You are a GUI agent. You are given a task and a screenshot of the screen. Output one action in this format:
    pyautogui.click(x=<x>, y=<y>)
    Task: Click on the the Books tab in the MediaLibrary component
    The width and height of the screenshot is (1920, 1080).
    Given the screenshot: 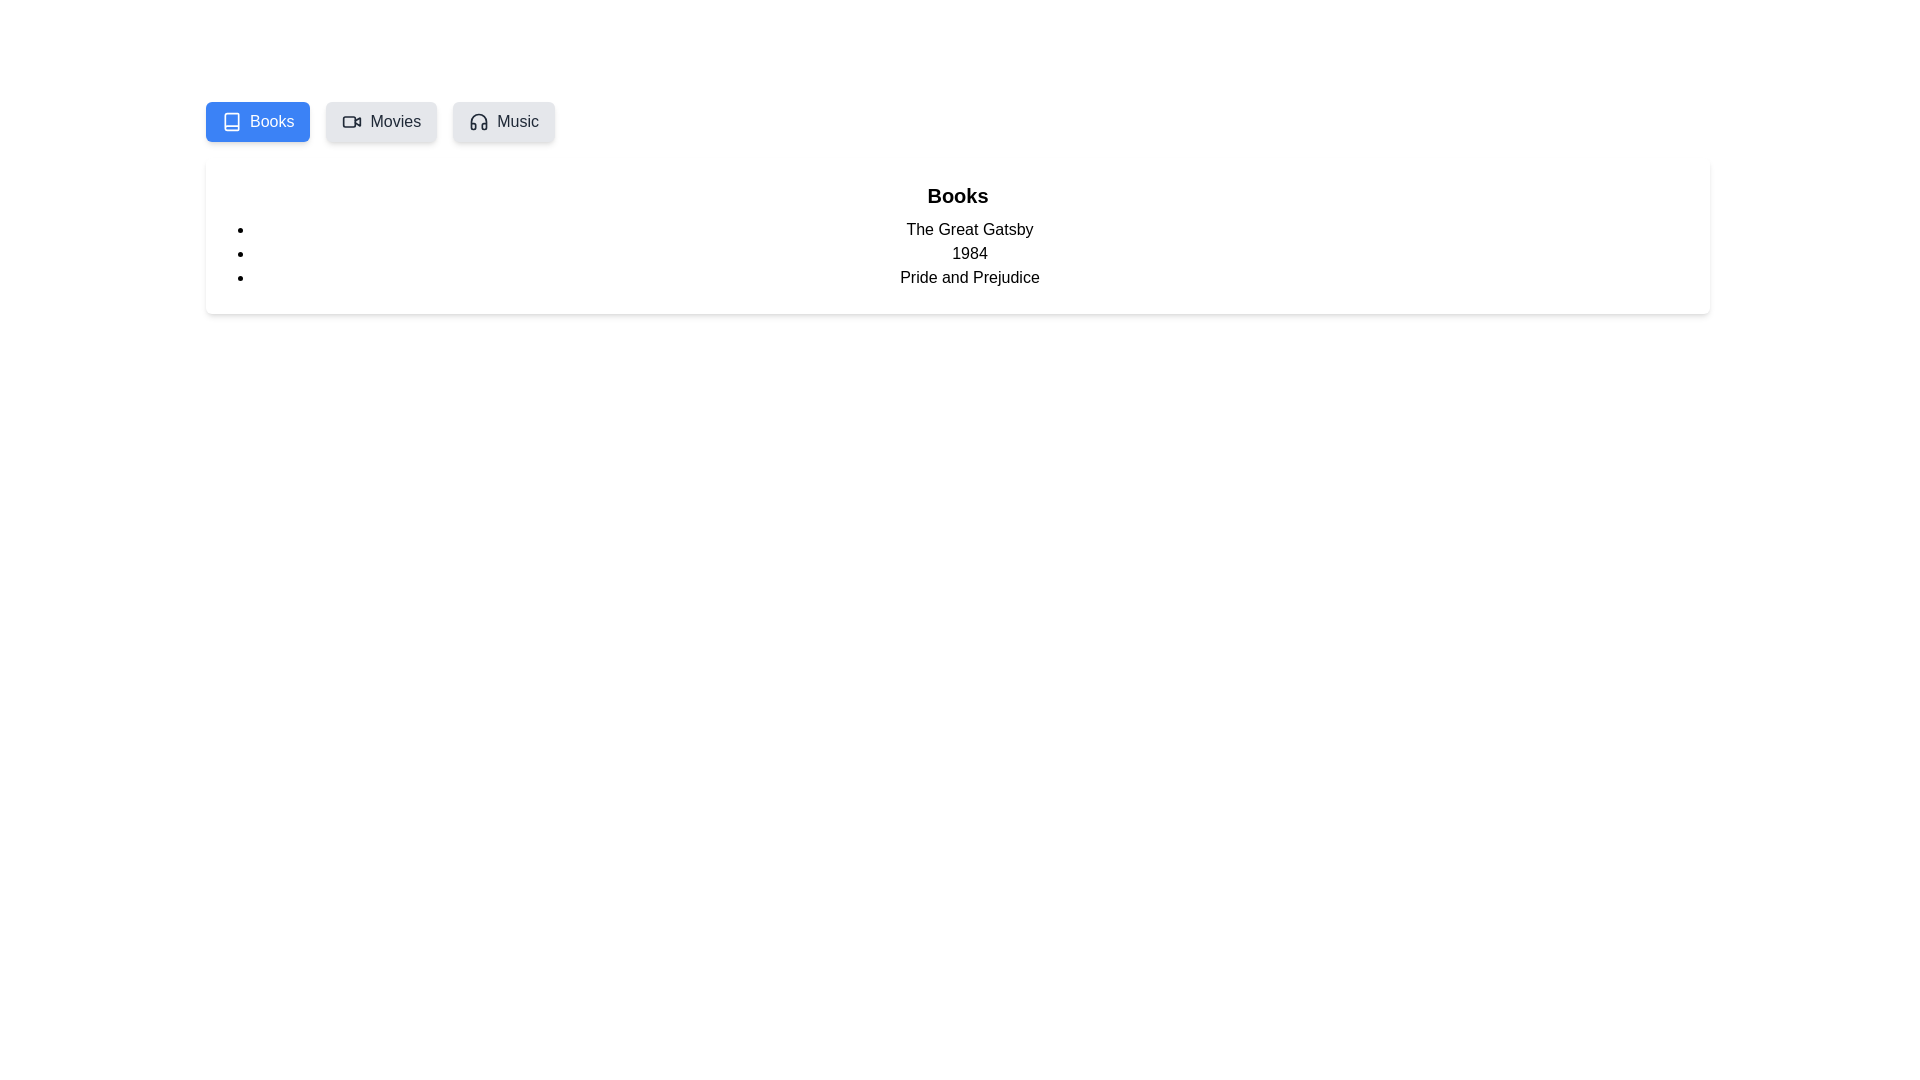 What is the action you would take?
    pyautogui.click(x=257, y=122)
    